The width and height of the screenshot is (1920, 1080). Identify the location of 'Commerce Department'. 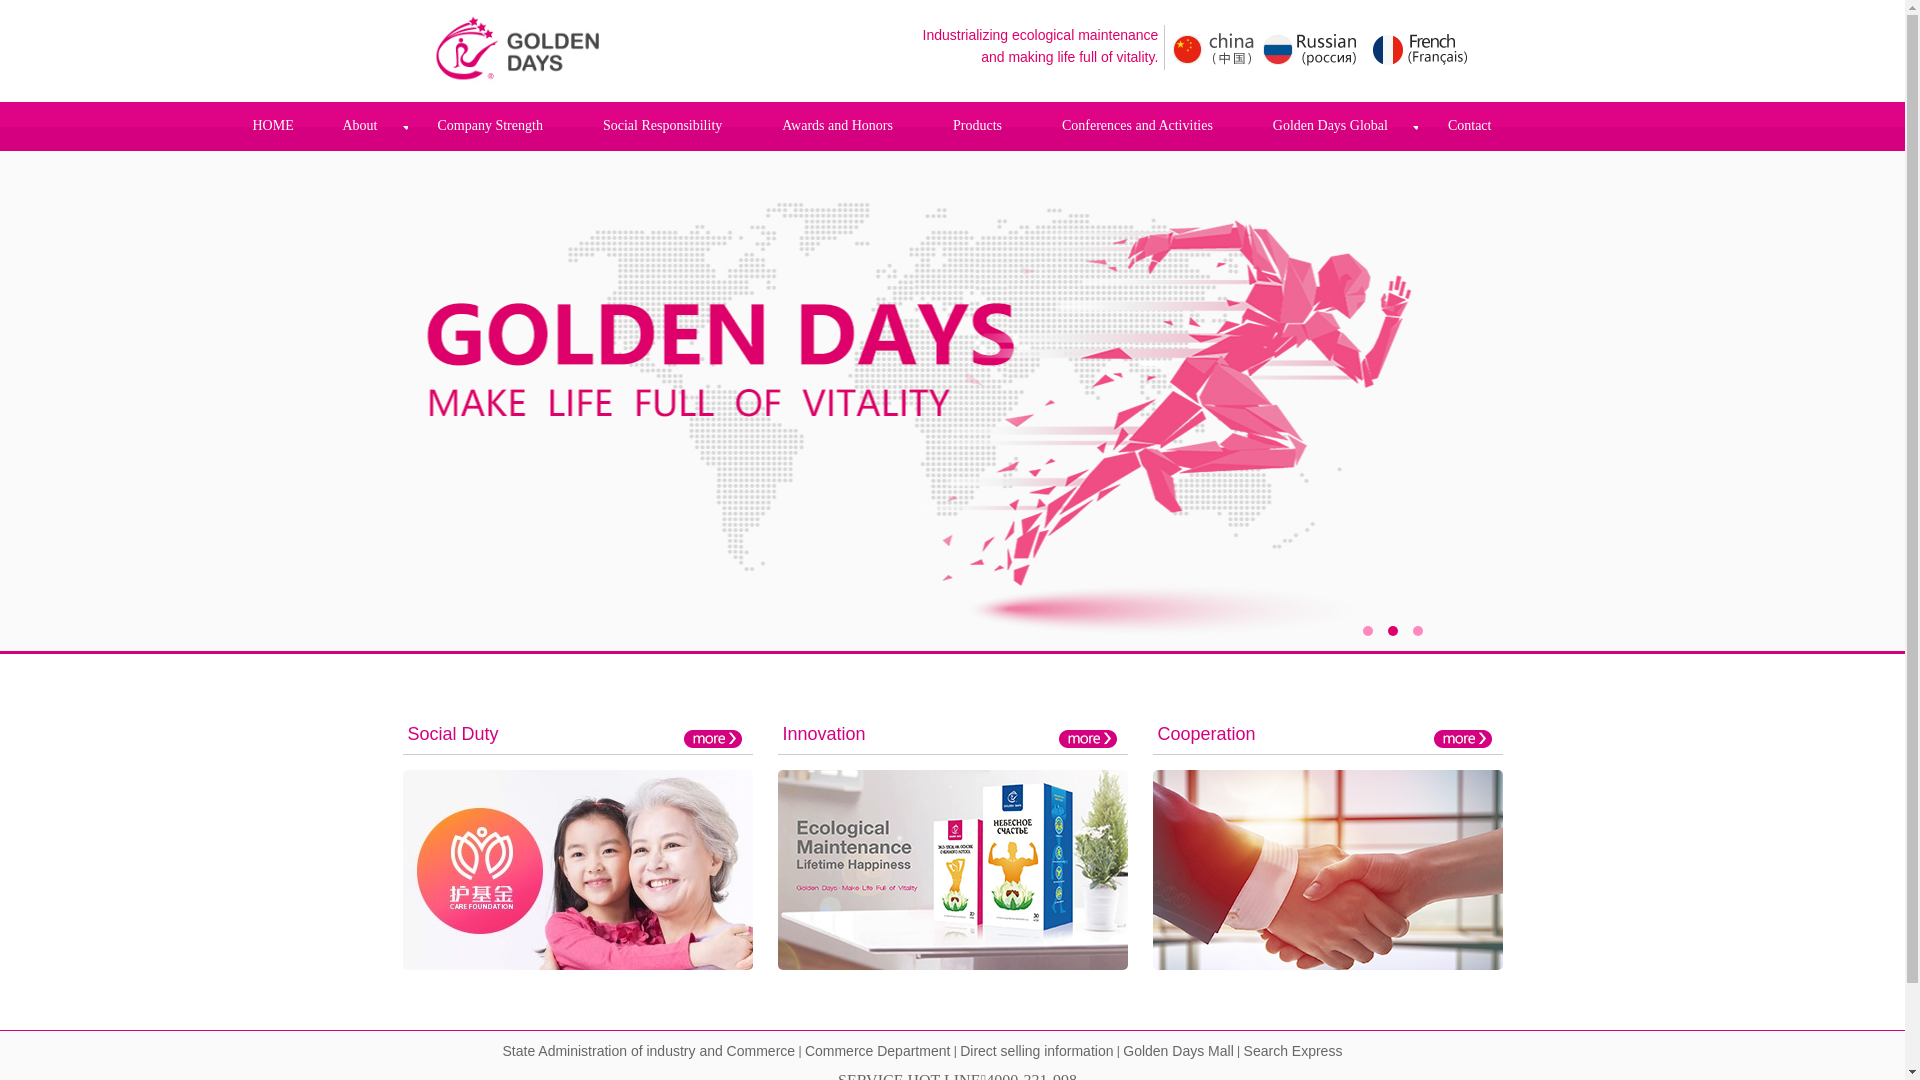
(878, 1051).